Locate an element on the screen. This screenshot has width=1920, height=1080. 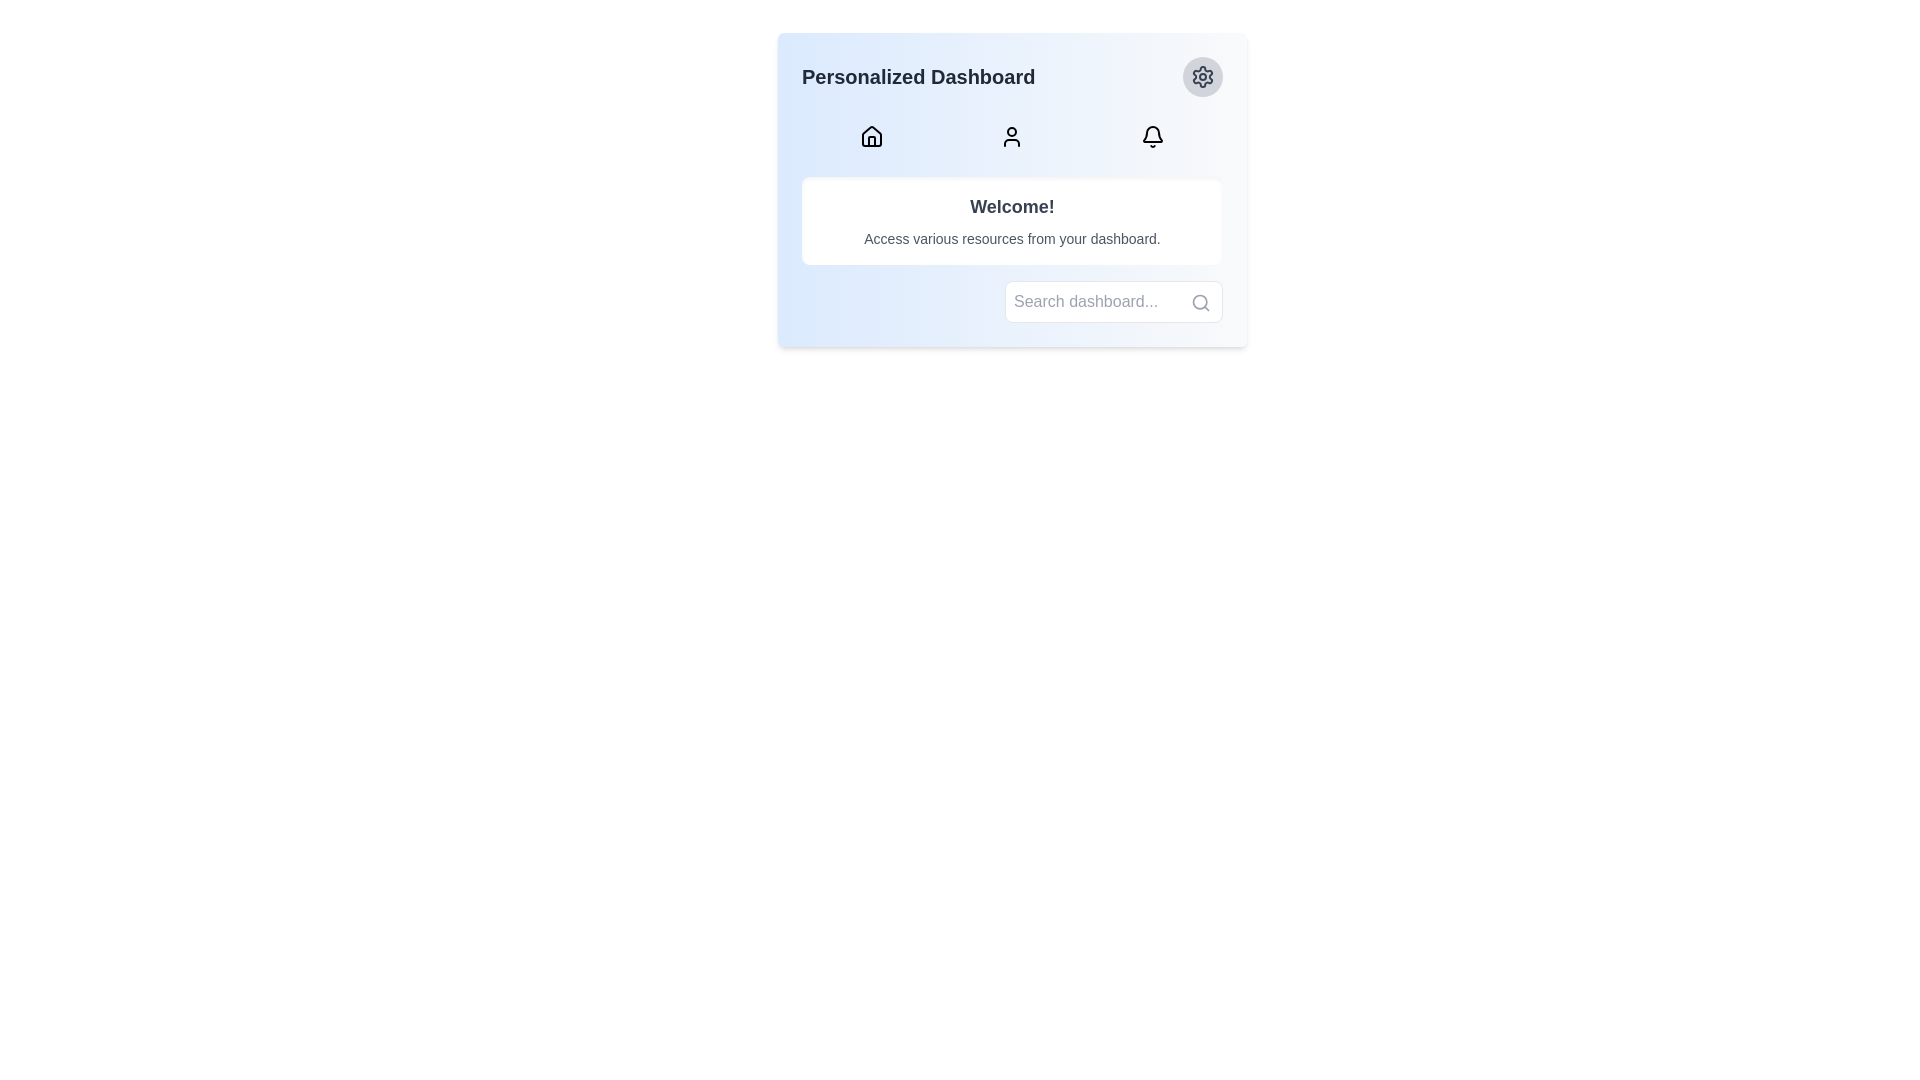
the second icon from the left on the horizontal toolbar at the top of the dashboard card interface, which represents user-related functionality is located at coordinates (1012, 136).